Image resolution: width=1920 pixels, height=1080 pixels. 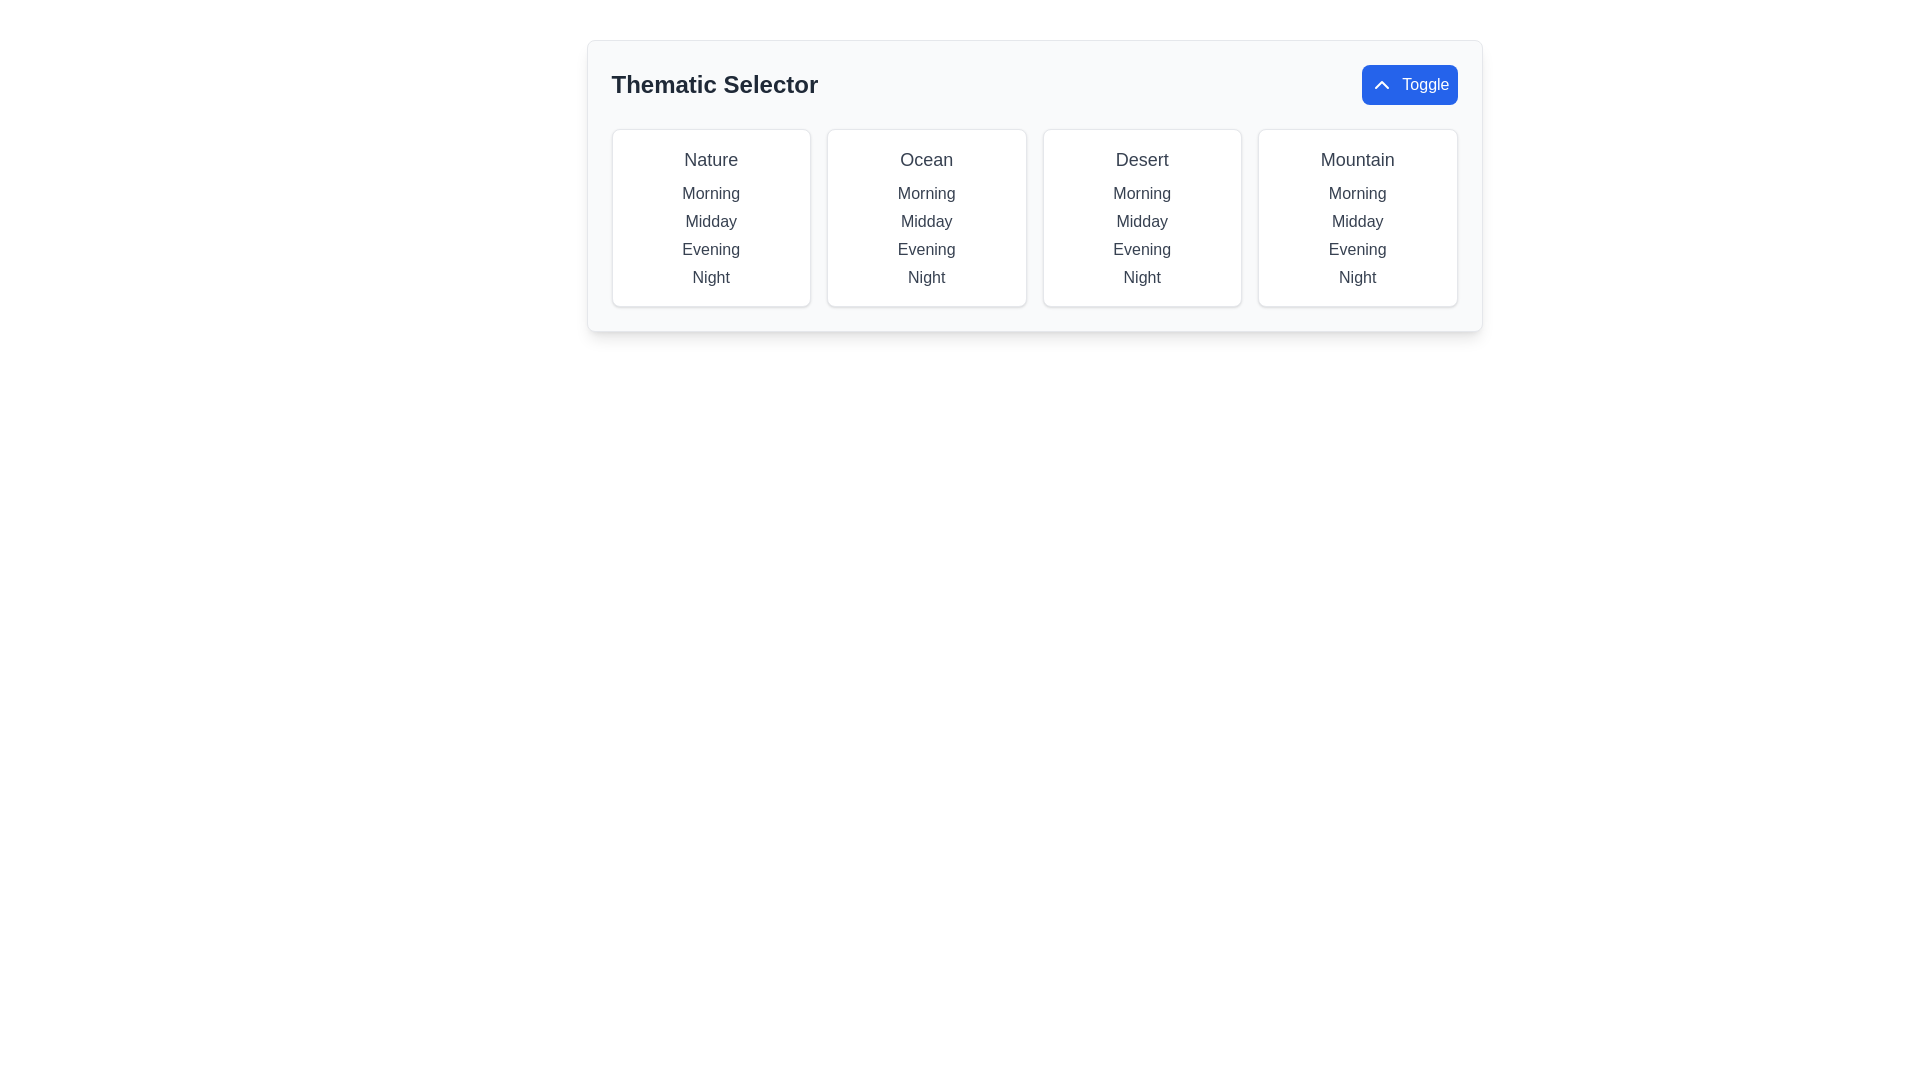 I want to click on the 'Ocean' card, so click(x=925, y=218).